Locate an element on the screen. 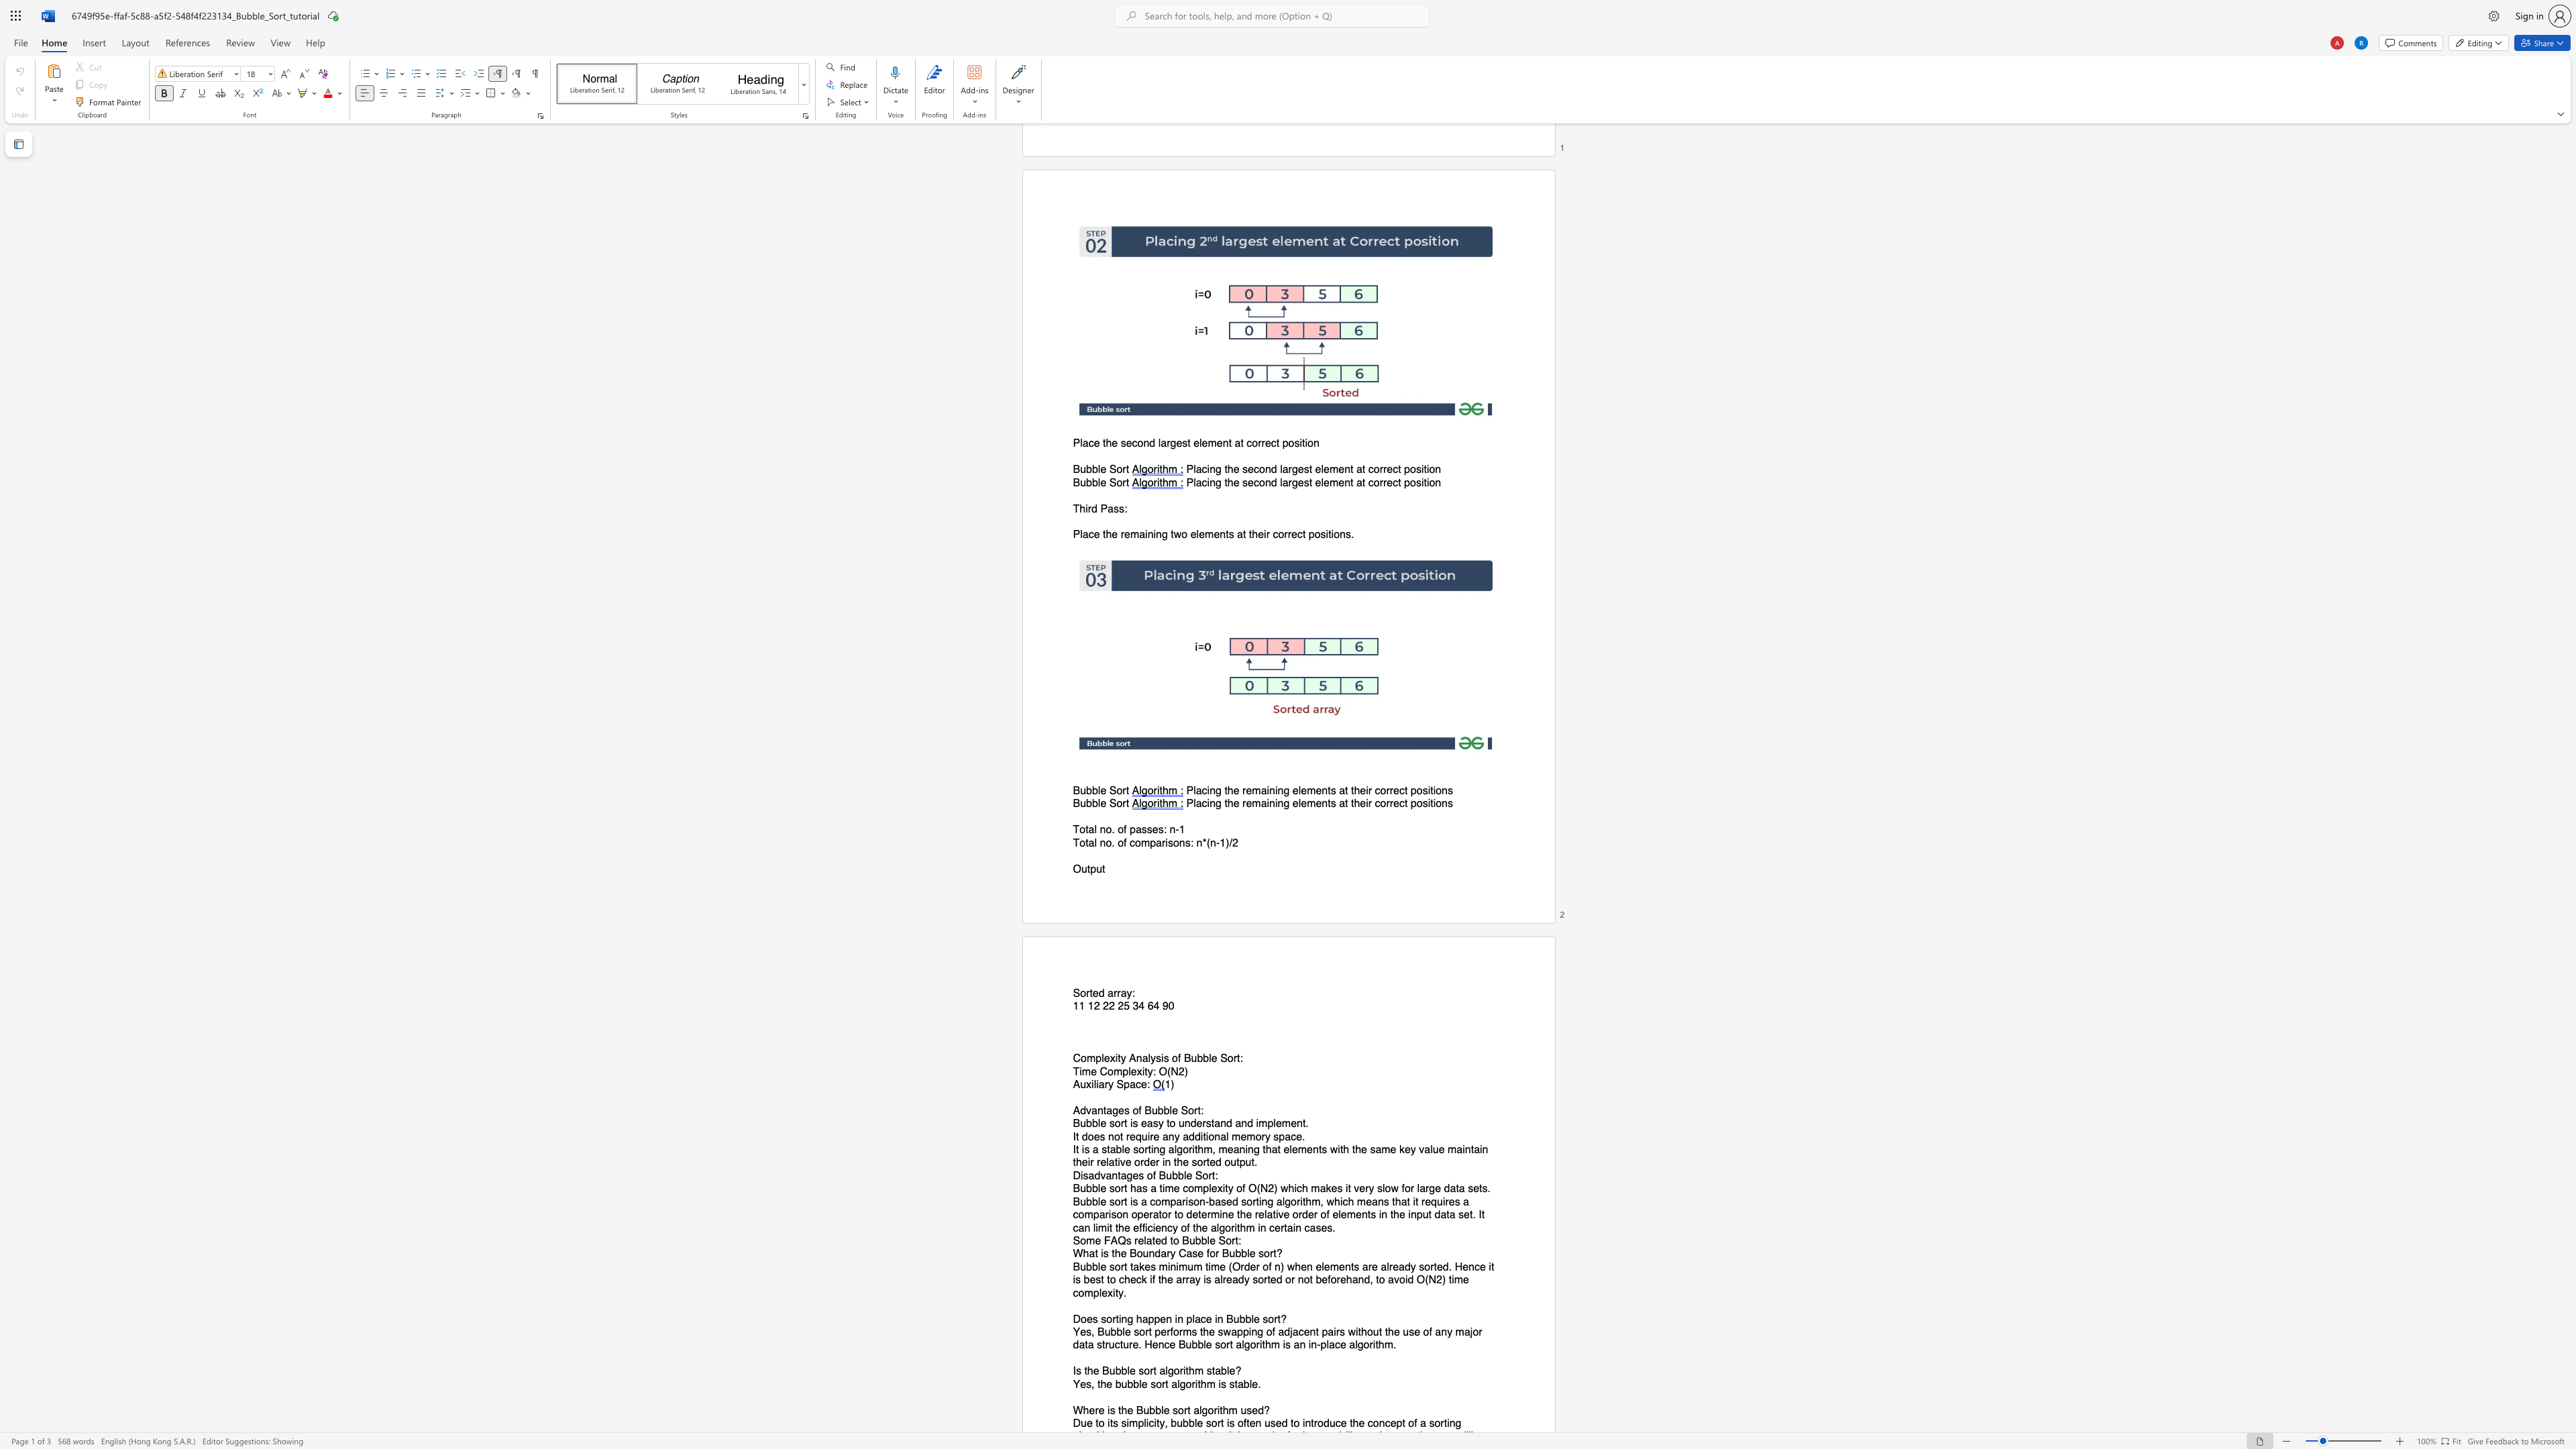 The height and width of the screenshot is (1449, 2576). the subset text "ges of Bubble" within the text "Disadvantages of Bubble Sort:" is located at coordinates (1126, 1175).